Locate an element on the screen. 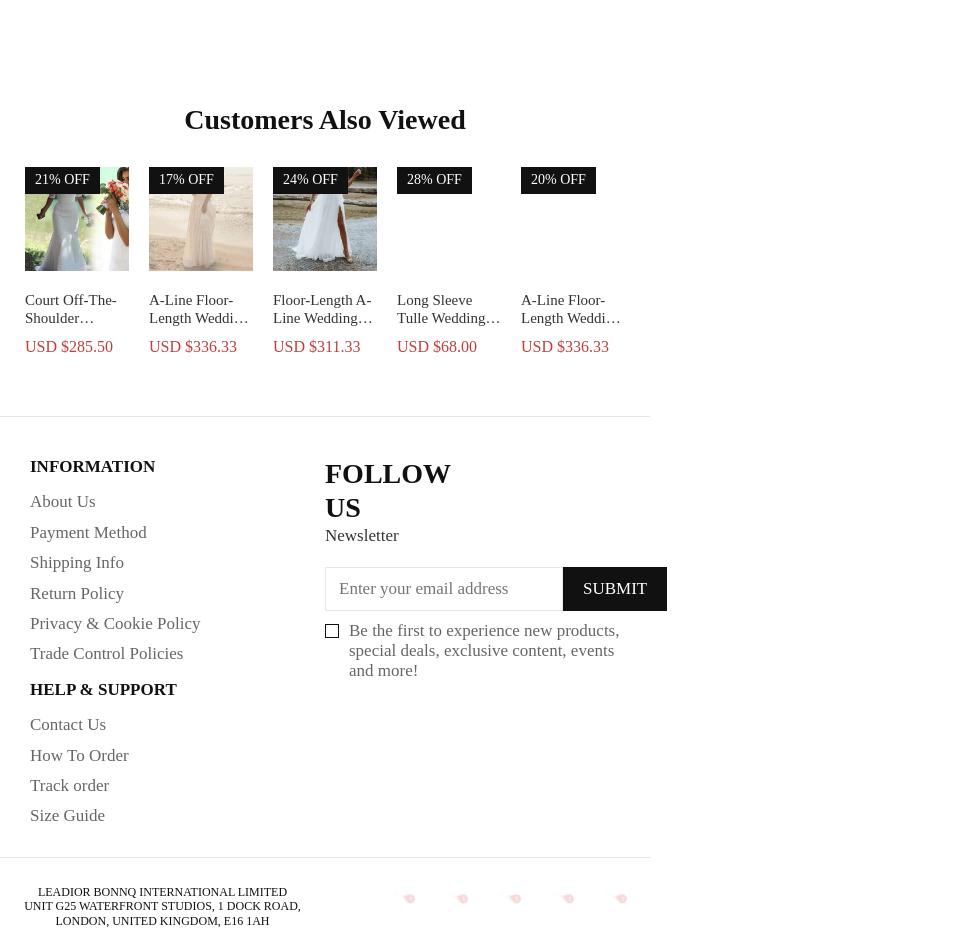 This screenshot has height=945, width=960. 'Floor-Length A-Line Wedding Dress' is located at coordinates (321, 316).